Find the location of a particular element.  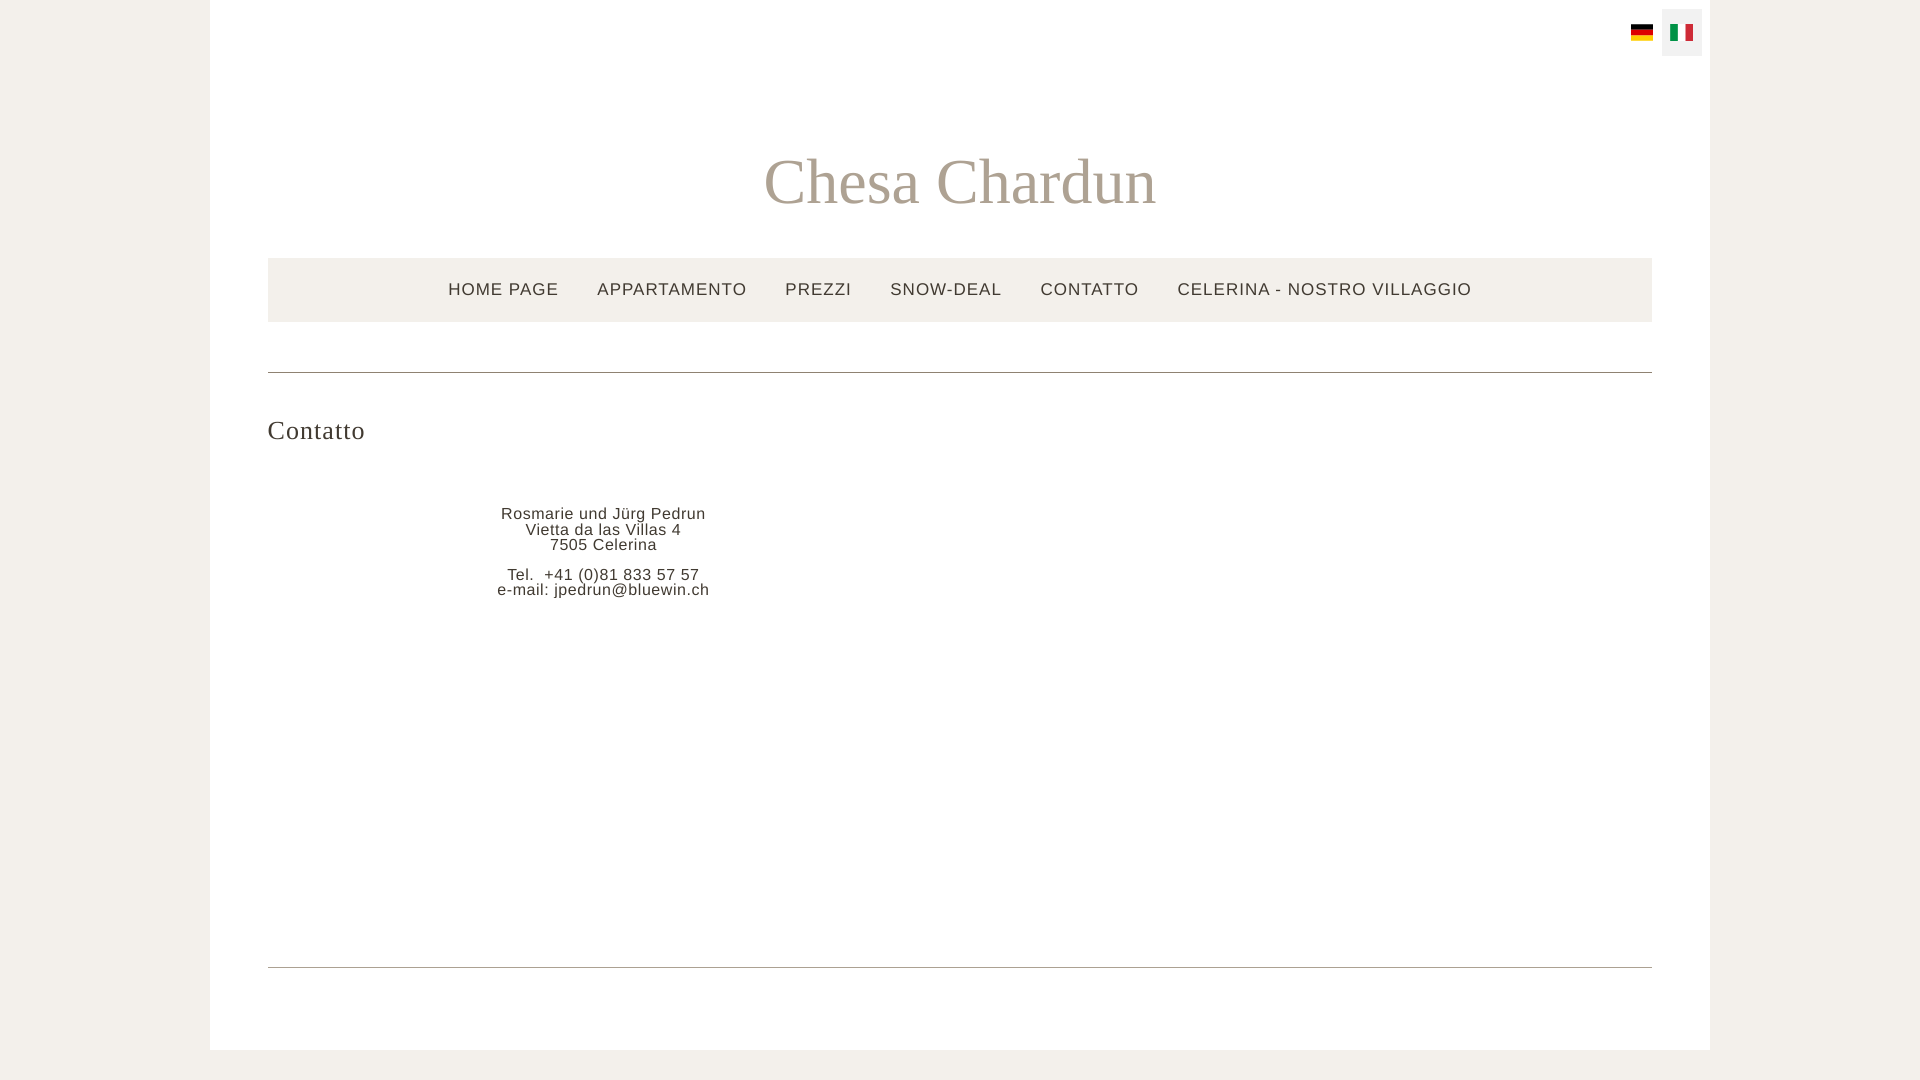

'Chesa Chardun' is located at coordinates (960, 185).